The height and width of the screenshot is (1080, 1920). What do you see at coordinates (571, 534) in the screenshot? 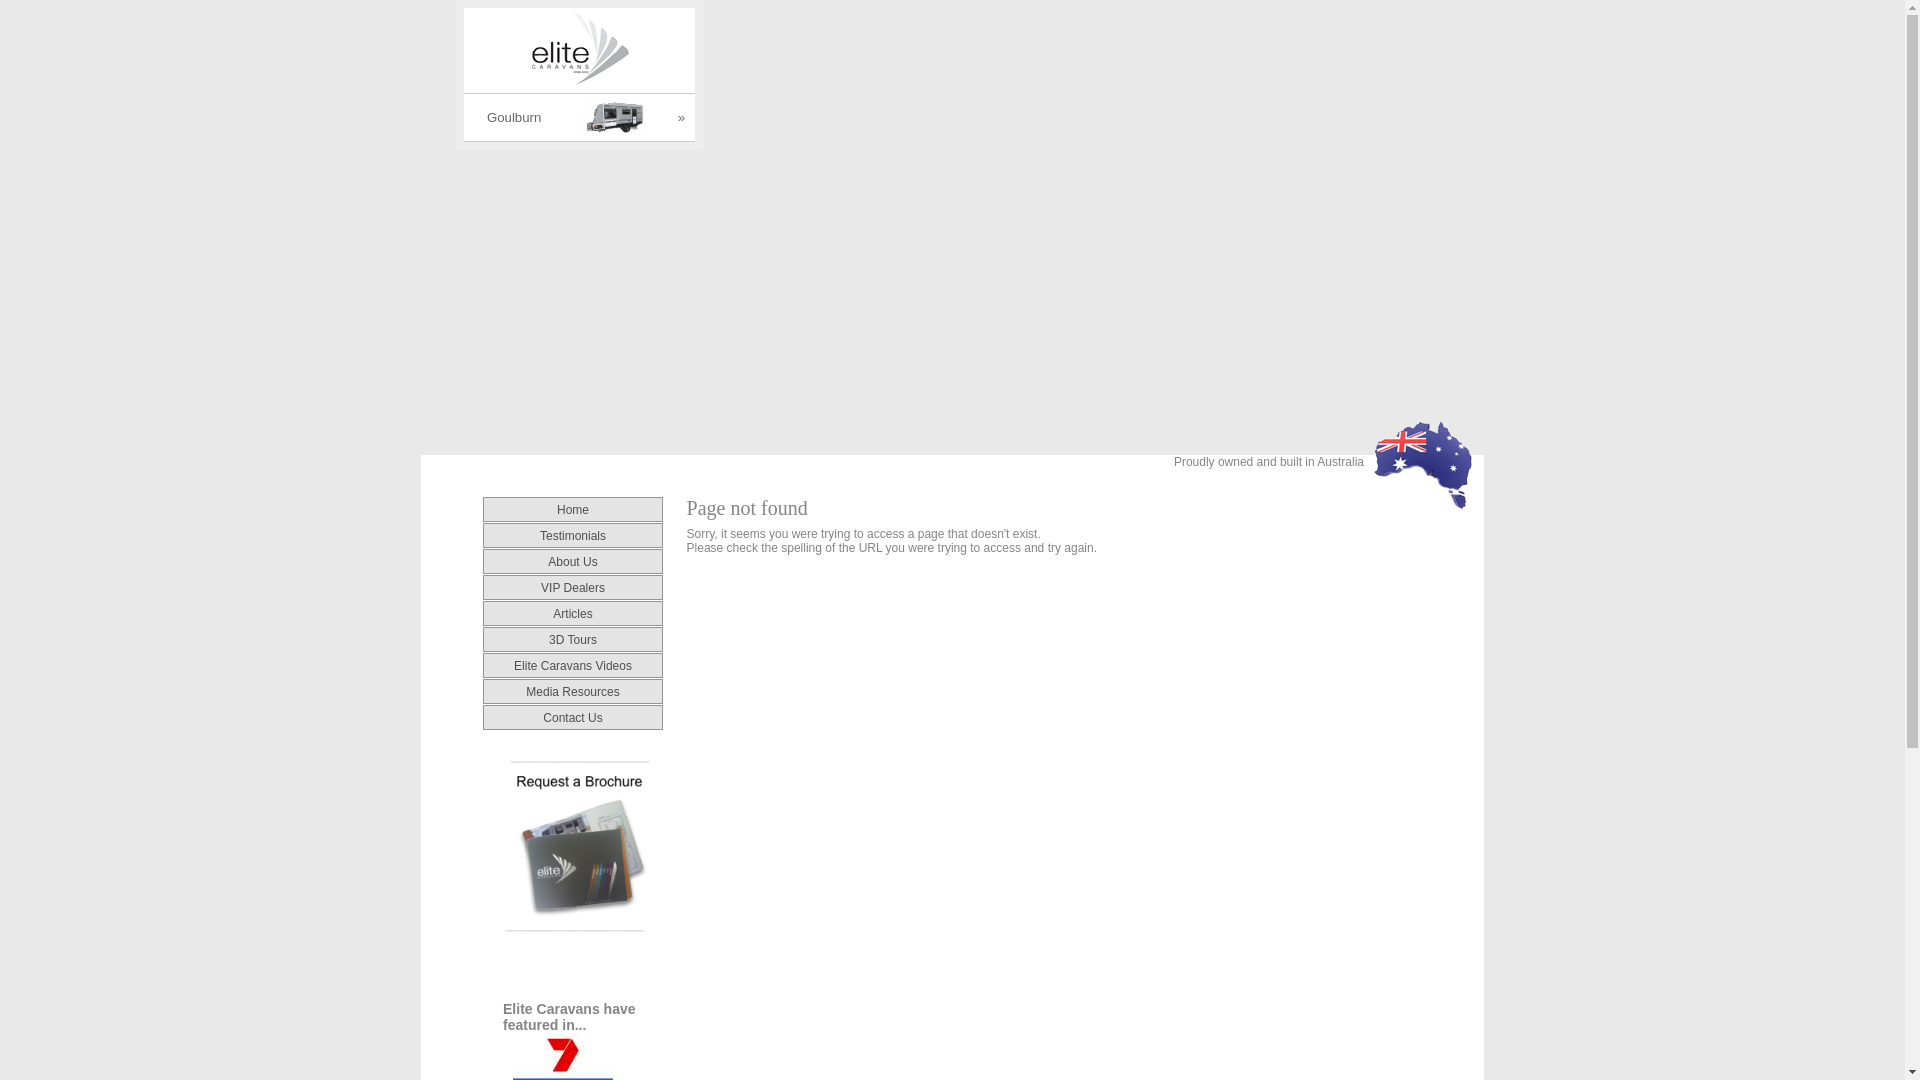
I see `'Testimonials'` at bounding box center [571, 534].